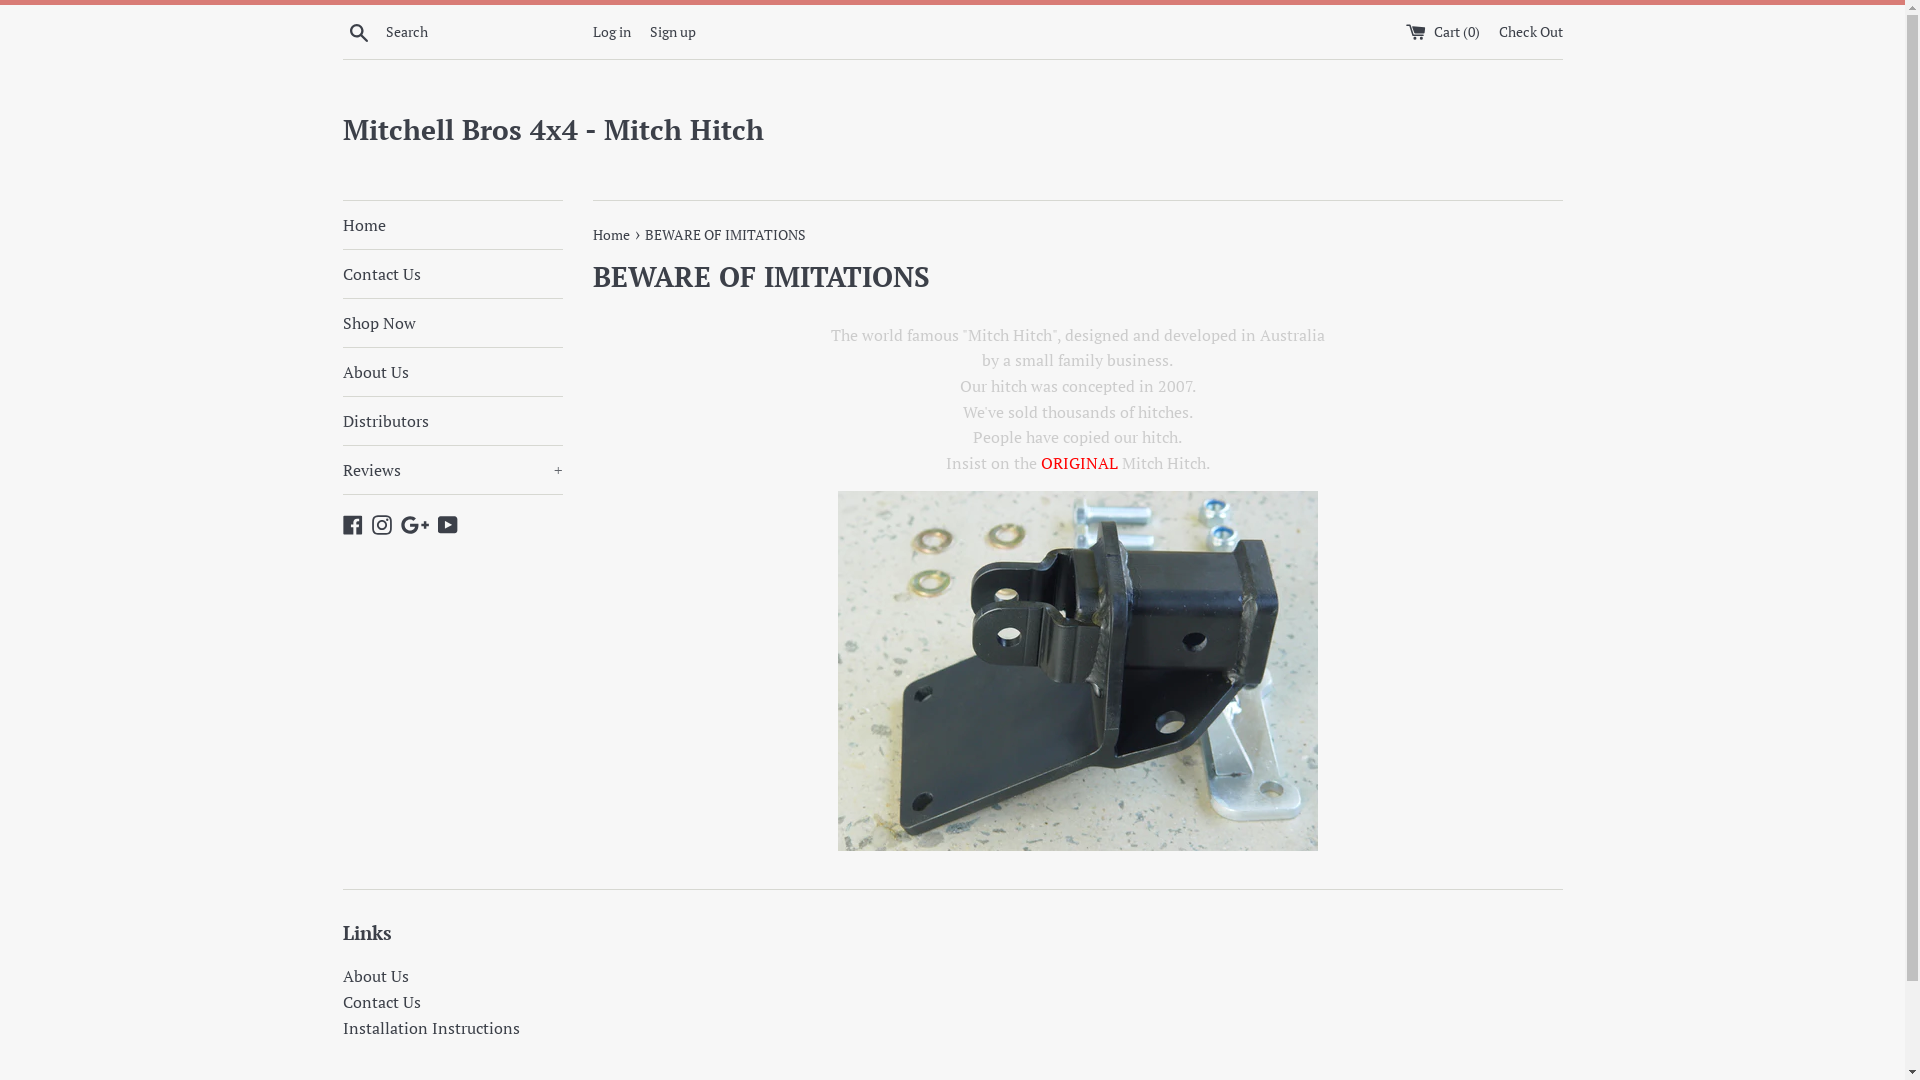 This screenshot has height=1080, width=1920. I want to click on 'Reviews, so click(450, 470).